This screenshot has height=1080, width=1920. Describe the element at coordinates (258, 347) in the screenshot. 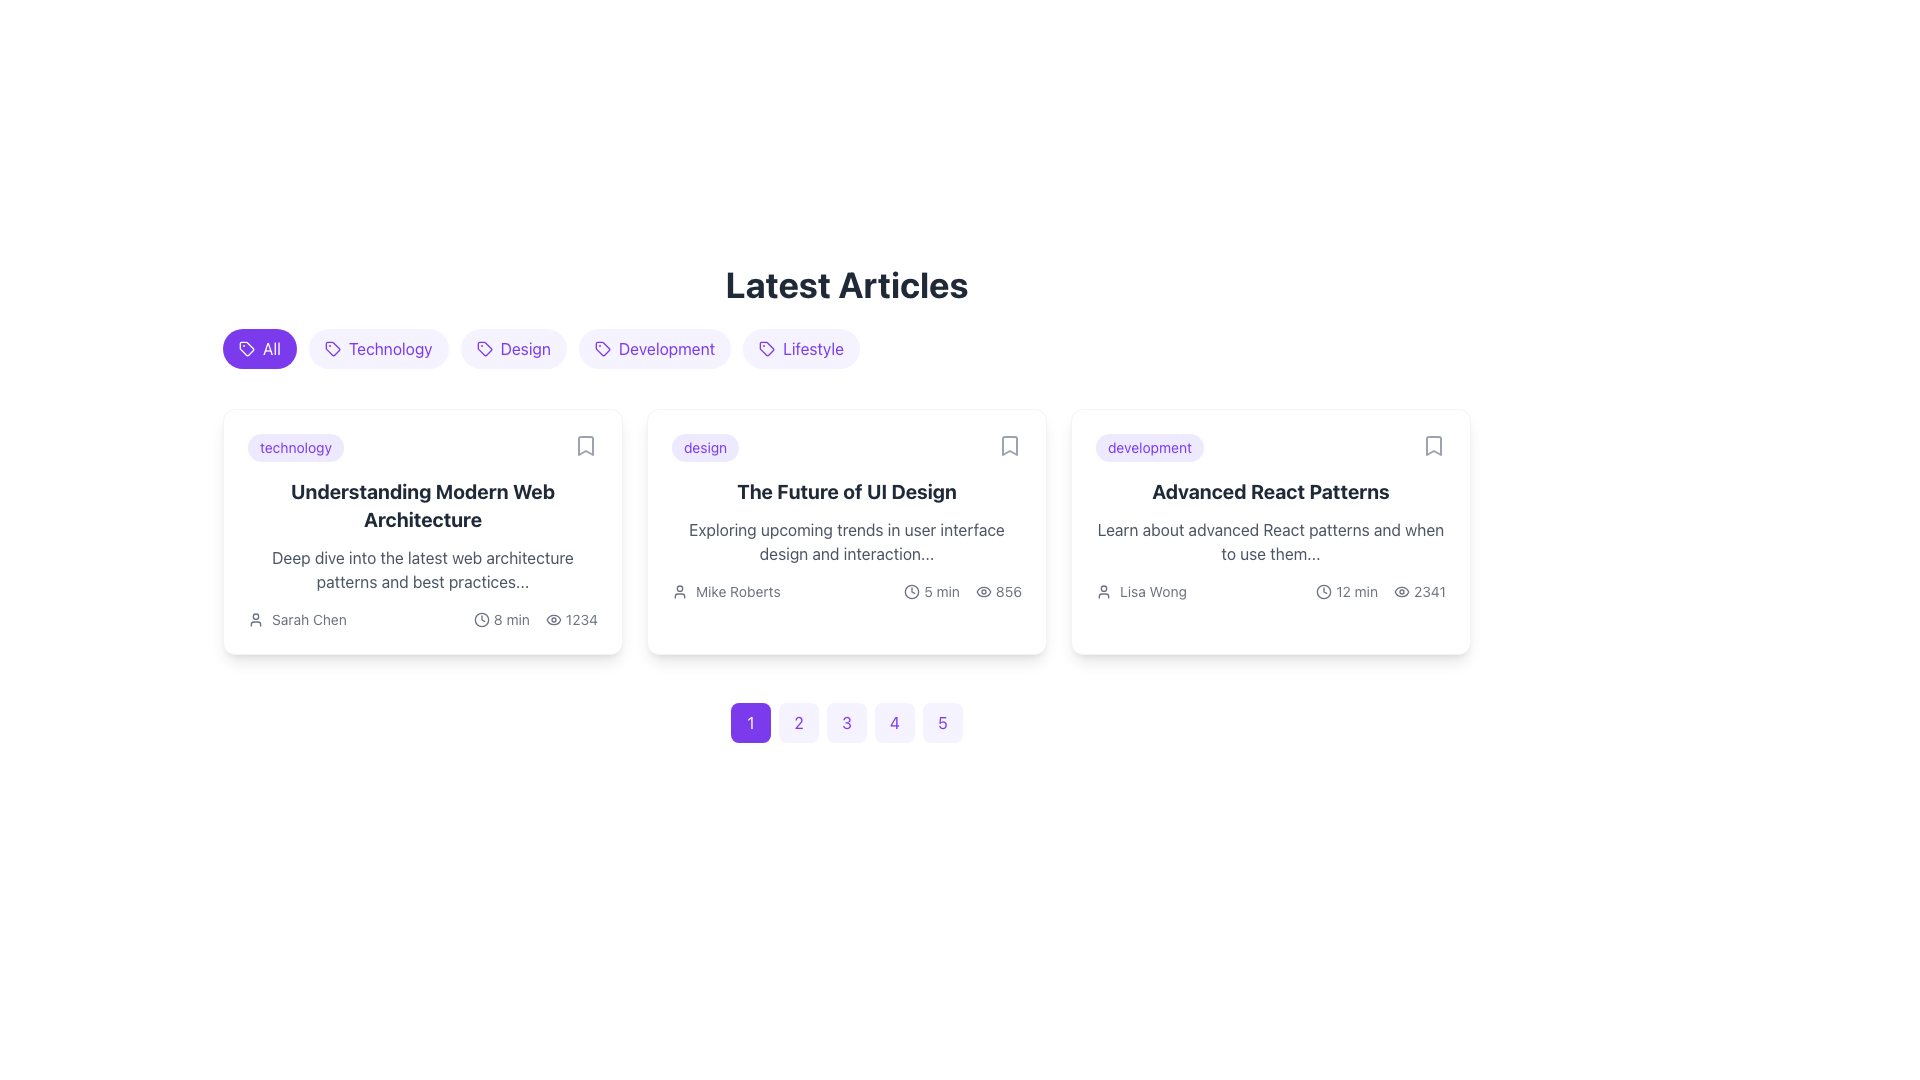

I see `the filter button located as the first button in the horizontal list of category selectors to apply the filter` at that location.